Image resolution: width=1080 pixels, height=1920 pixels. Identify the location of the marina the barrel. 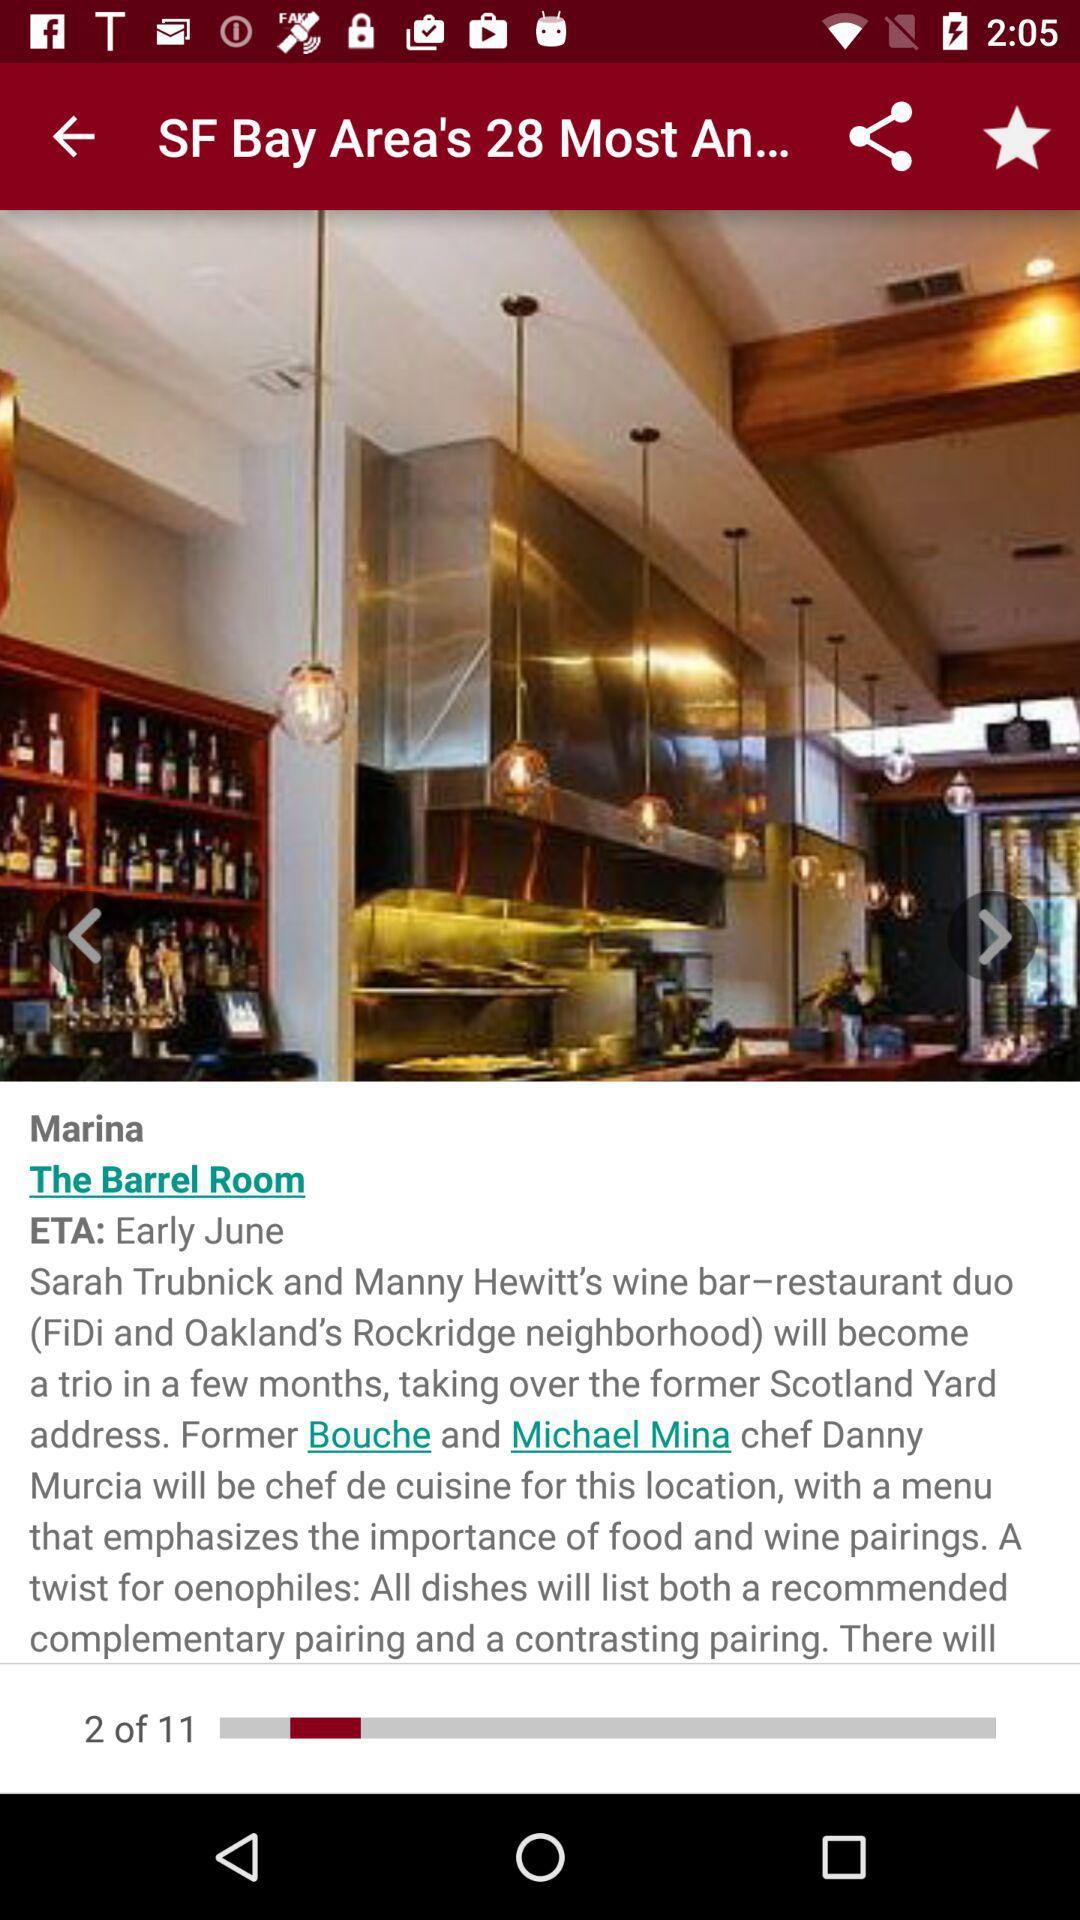
(540, 1371).